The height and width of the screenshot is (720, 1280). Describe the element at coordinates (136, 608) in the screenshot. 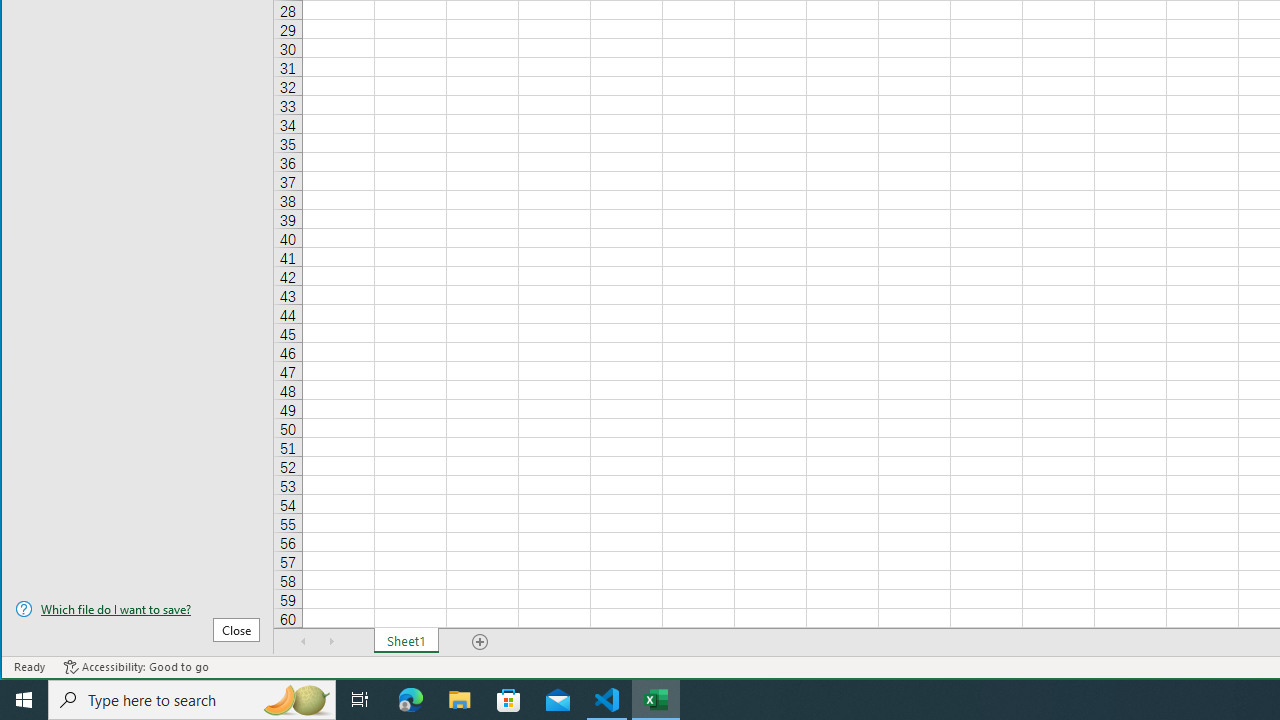

I see `'Which file do I want to save?'` at that location.